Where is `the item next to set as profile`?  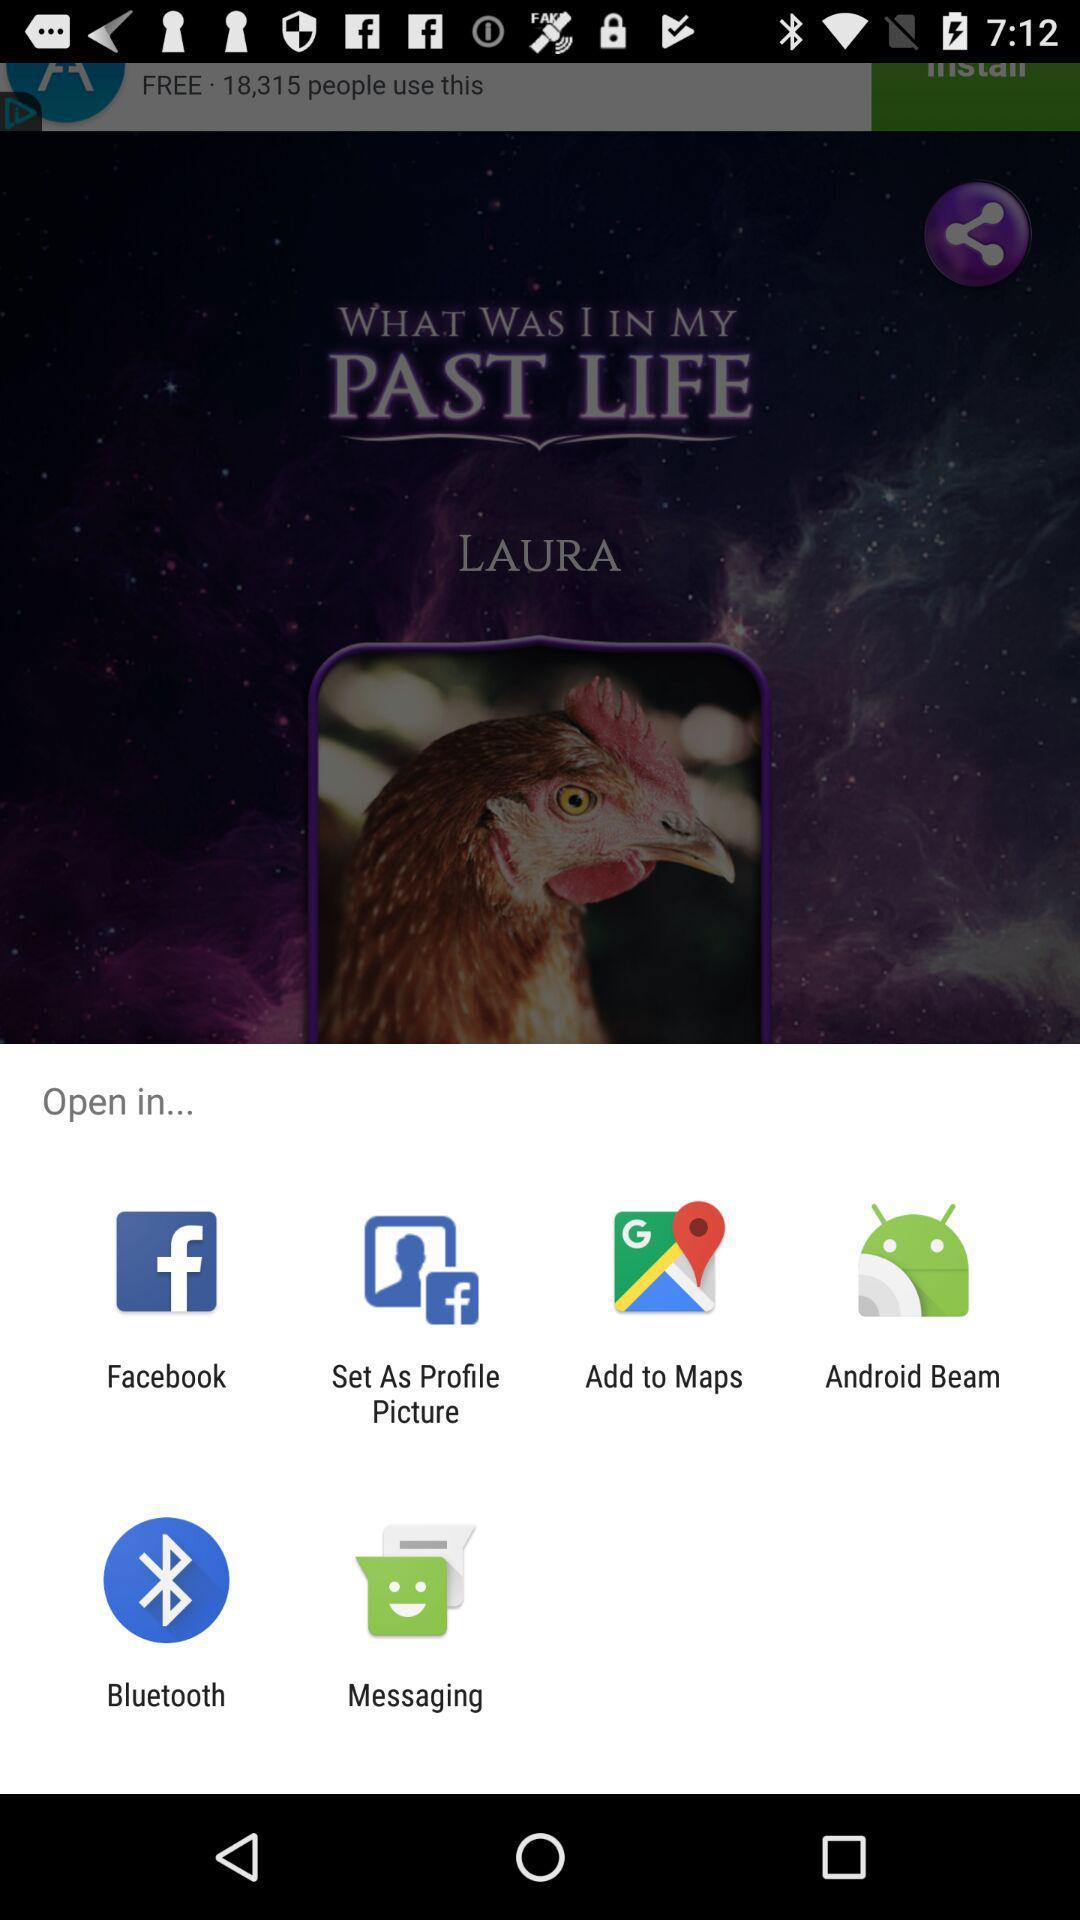
the item next to set as profile is located at coordinates (165, 1392).